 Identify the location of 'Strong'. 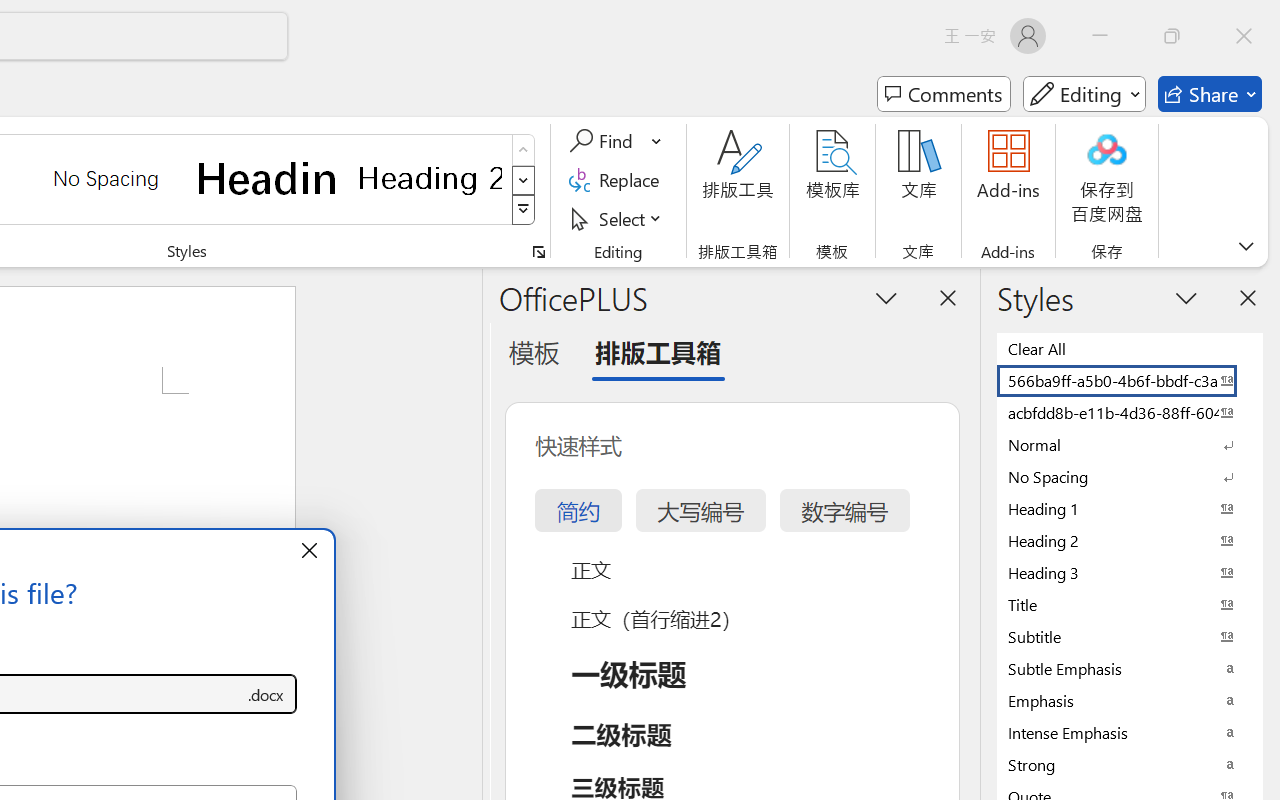
(1130, 764).